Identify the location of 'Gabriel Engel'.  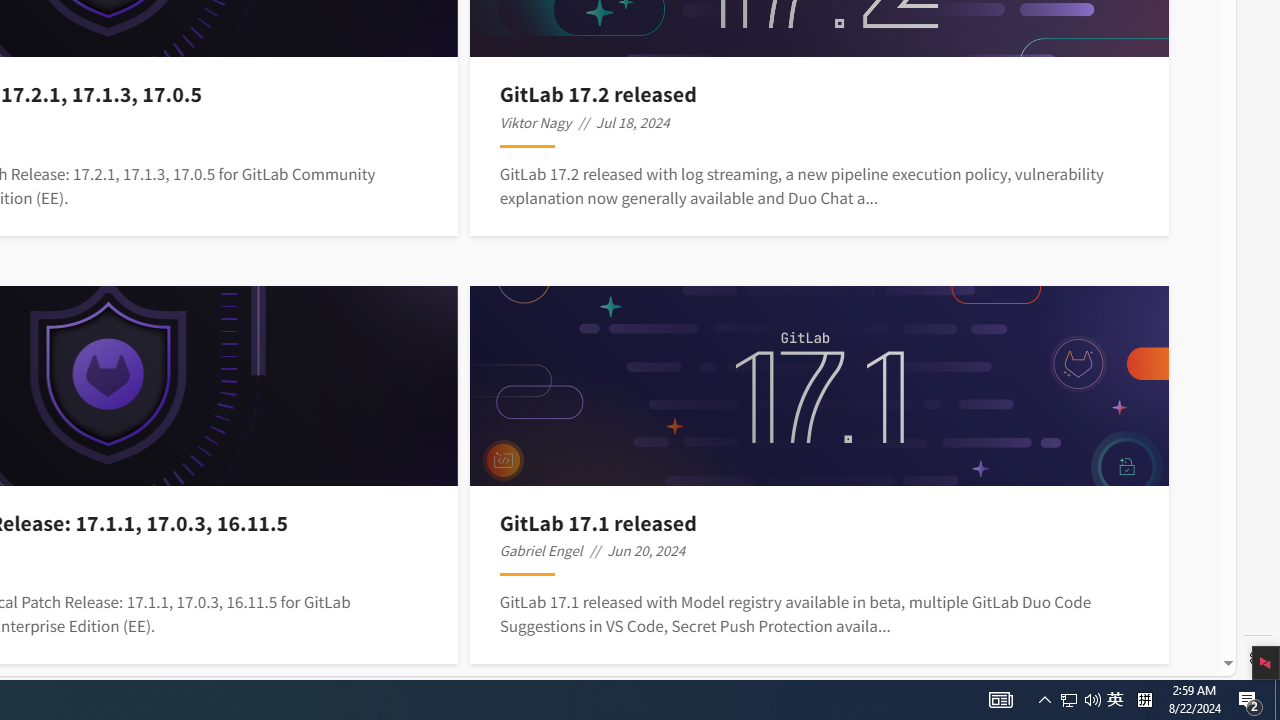
(540, 550).